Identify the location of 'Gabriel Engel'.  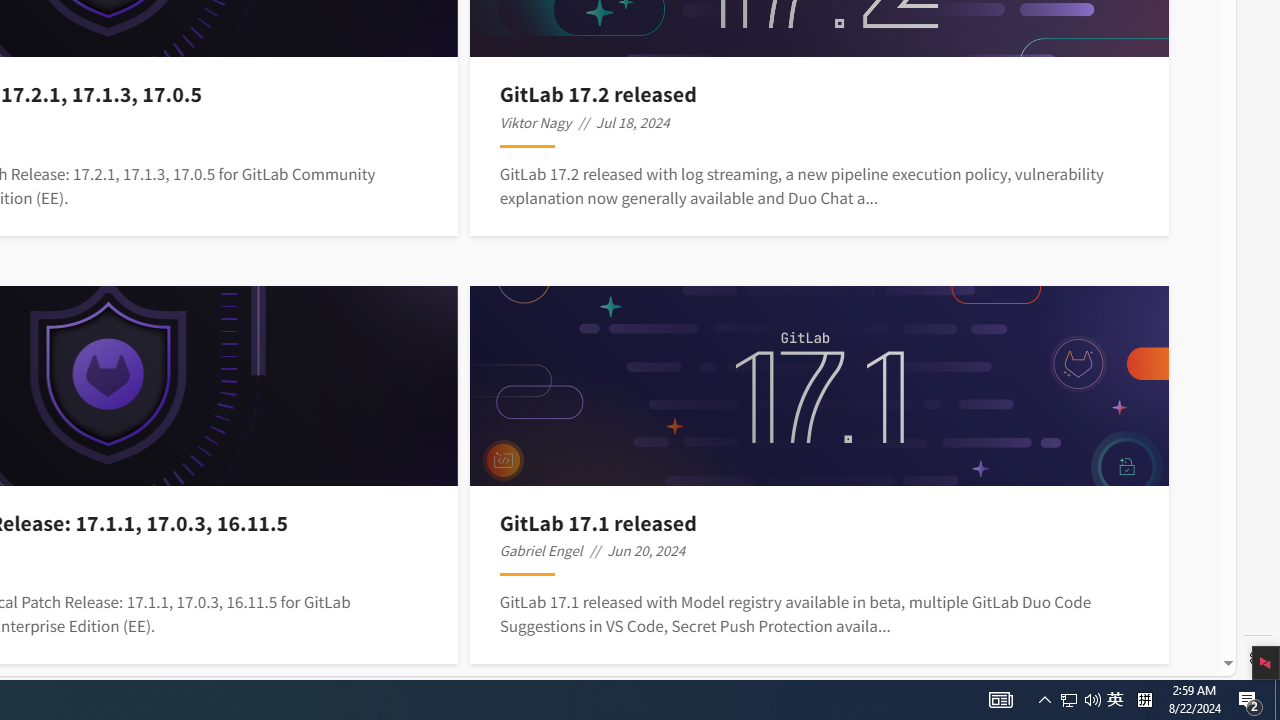
(540, 550).